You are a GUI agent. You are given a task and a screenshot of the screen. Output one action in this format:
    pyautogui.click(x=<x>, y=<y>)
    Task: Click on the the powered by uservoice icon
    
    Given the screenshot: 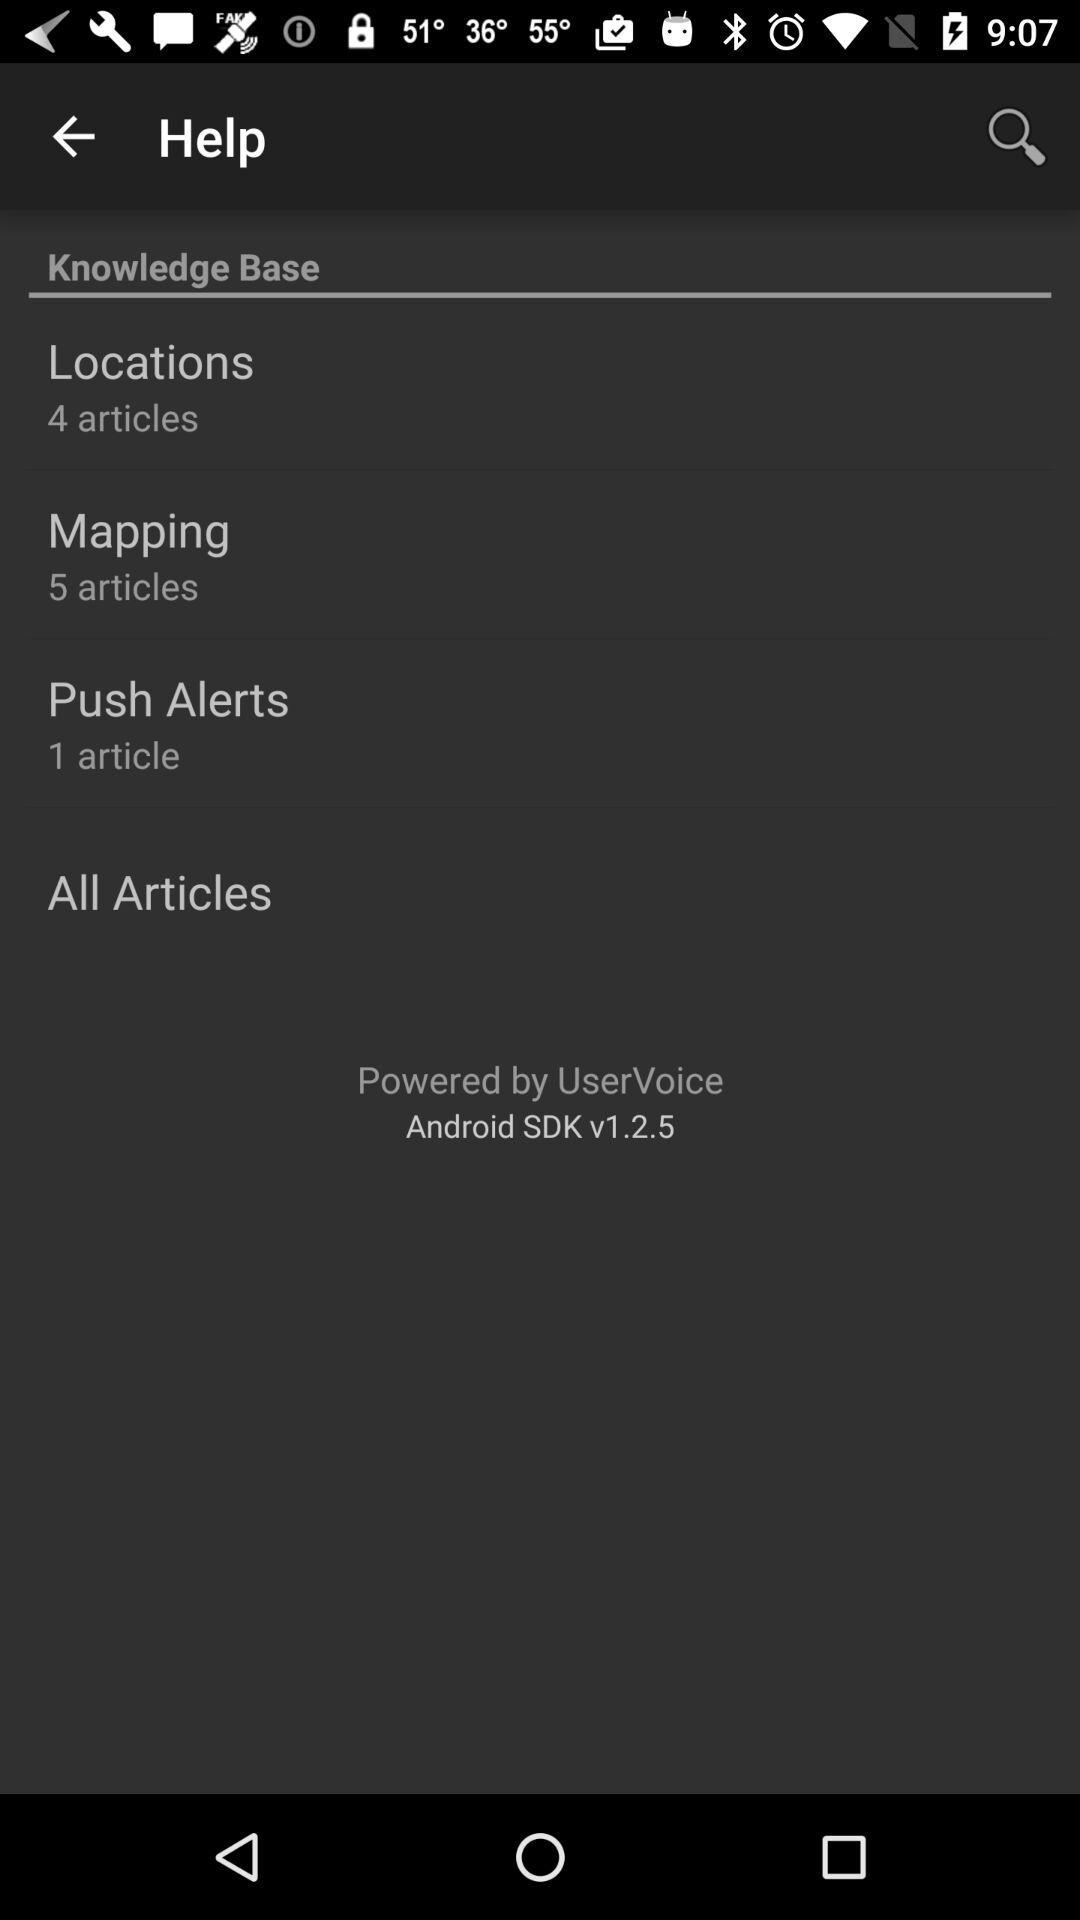 What is the action you would take?
    pyautogui.click(x=540, y=1078)
    